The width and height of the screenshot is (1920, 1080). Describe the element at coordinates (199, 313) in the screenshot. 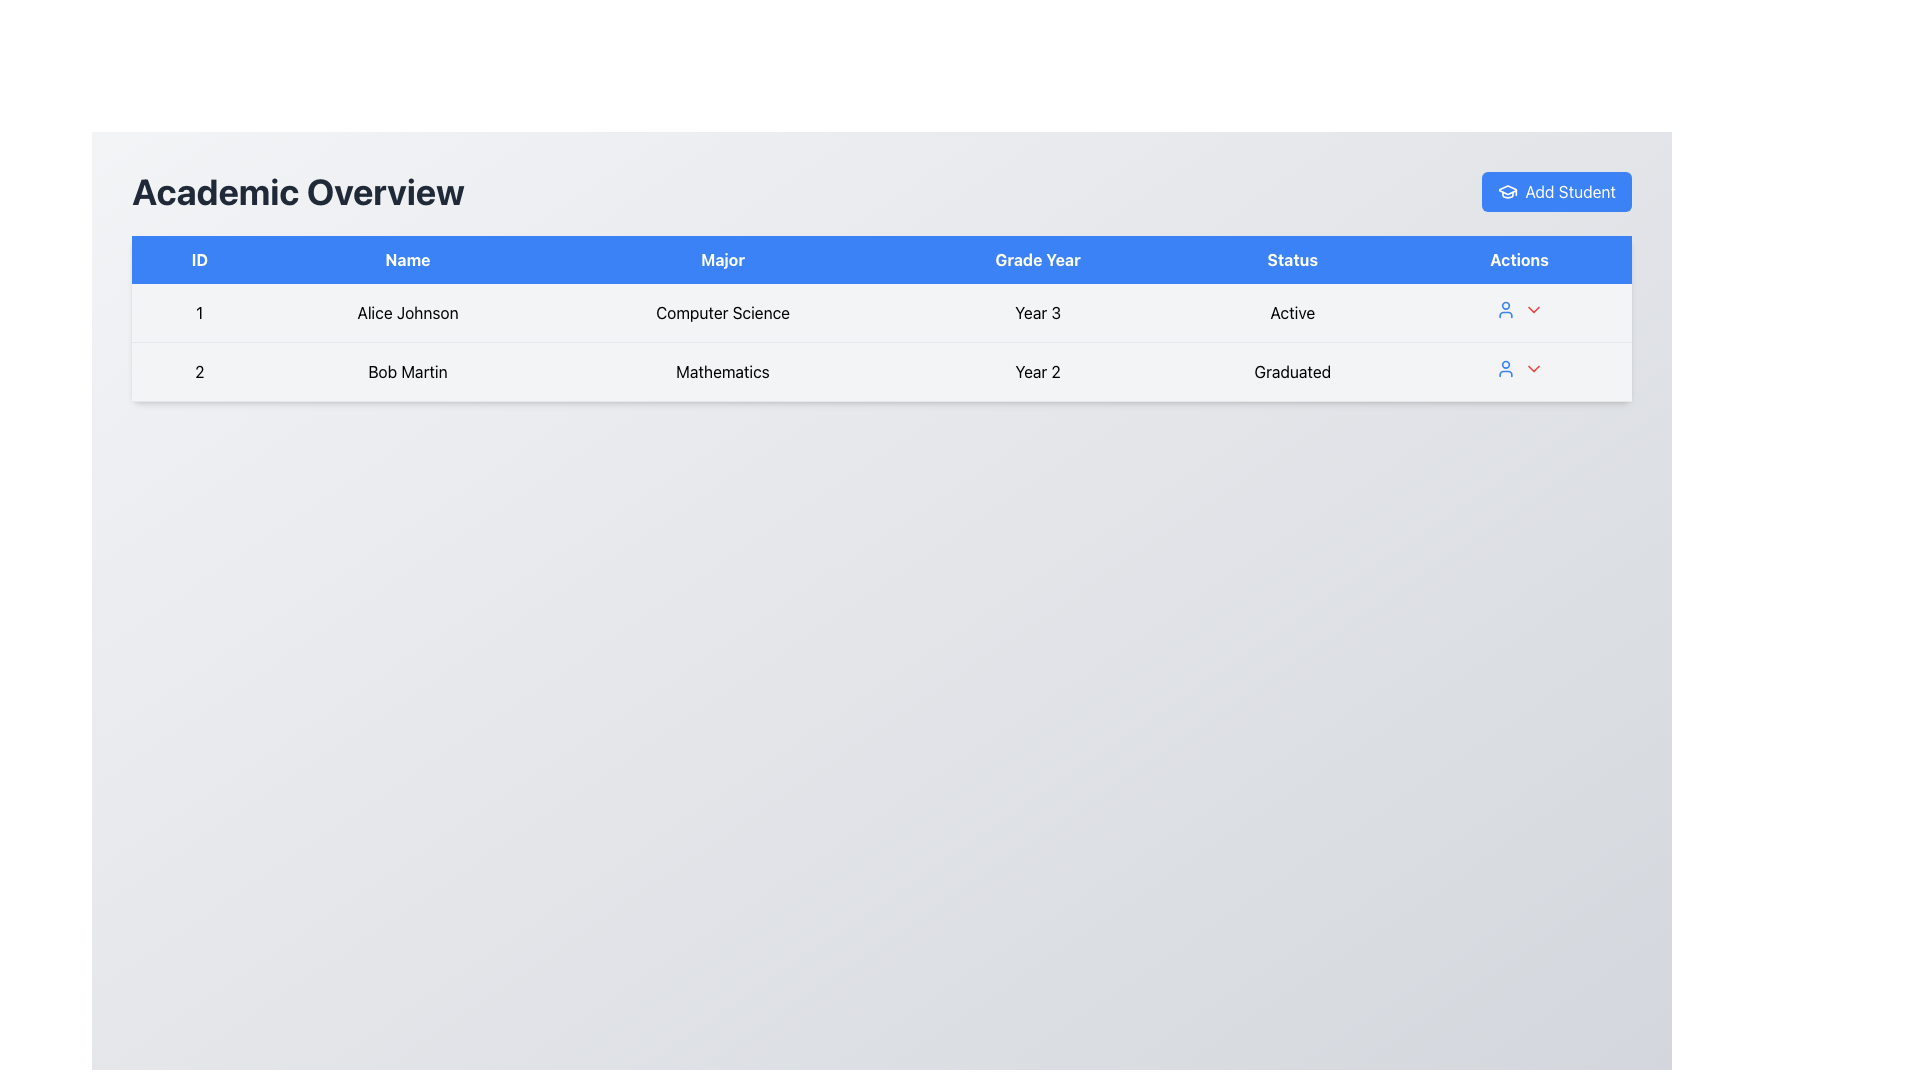

I see `the text element displaying the number '1' in the 'ID' column associated with Alice Johnson in the table` at that location.